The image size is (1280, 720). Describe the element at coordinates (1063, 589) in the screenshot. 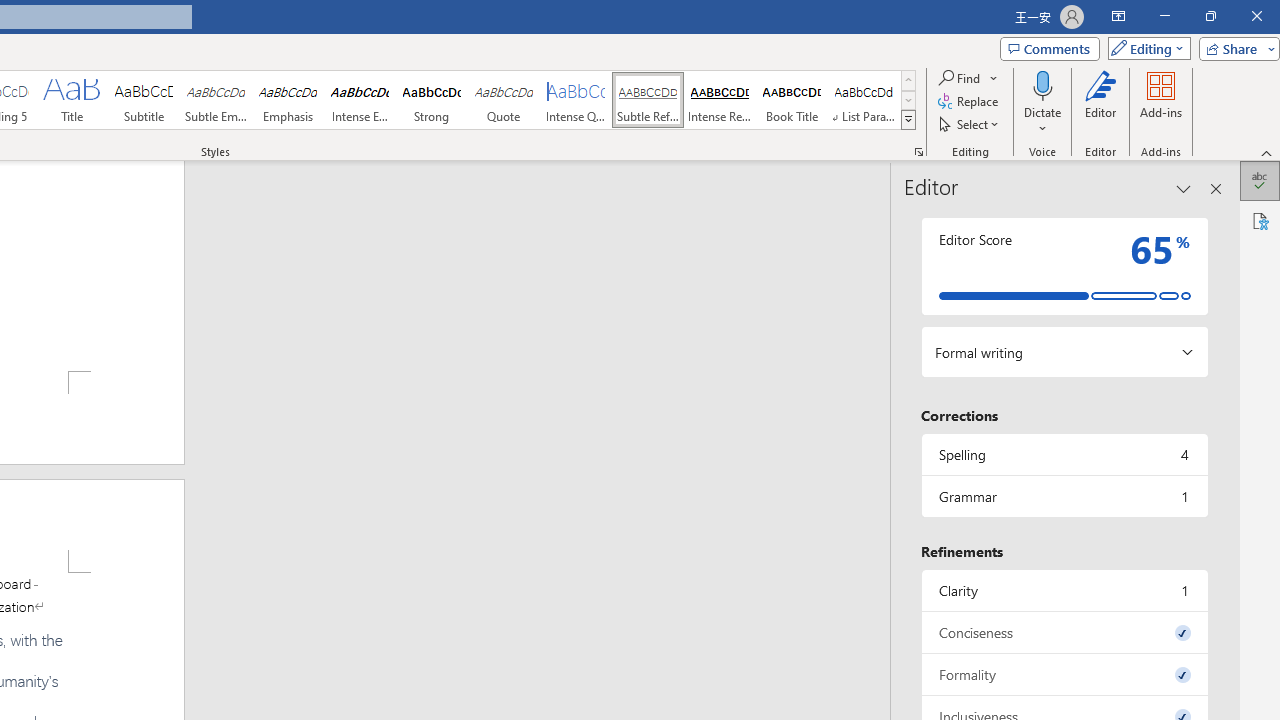

I see `'Clarity, 1 issue. Press space or enter to review items.'` at that location.